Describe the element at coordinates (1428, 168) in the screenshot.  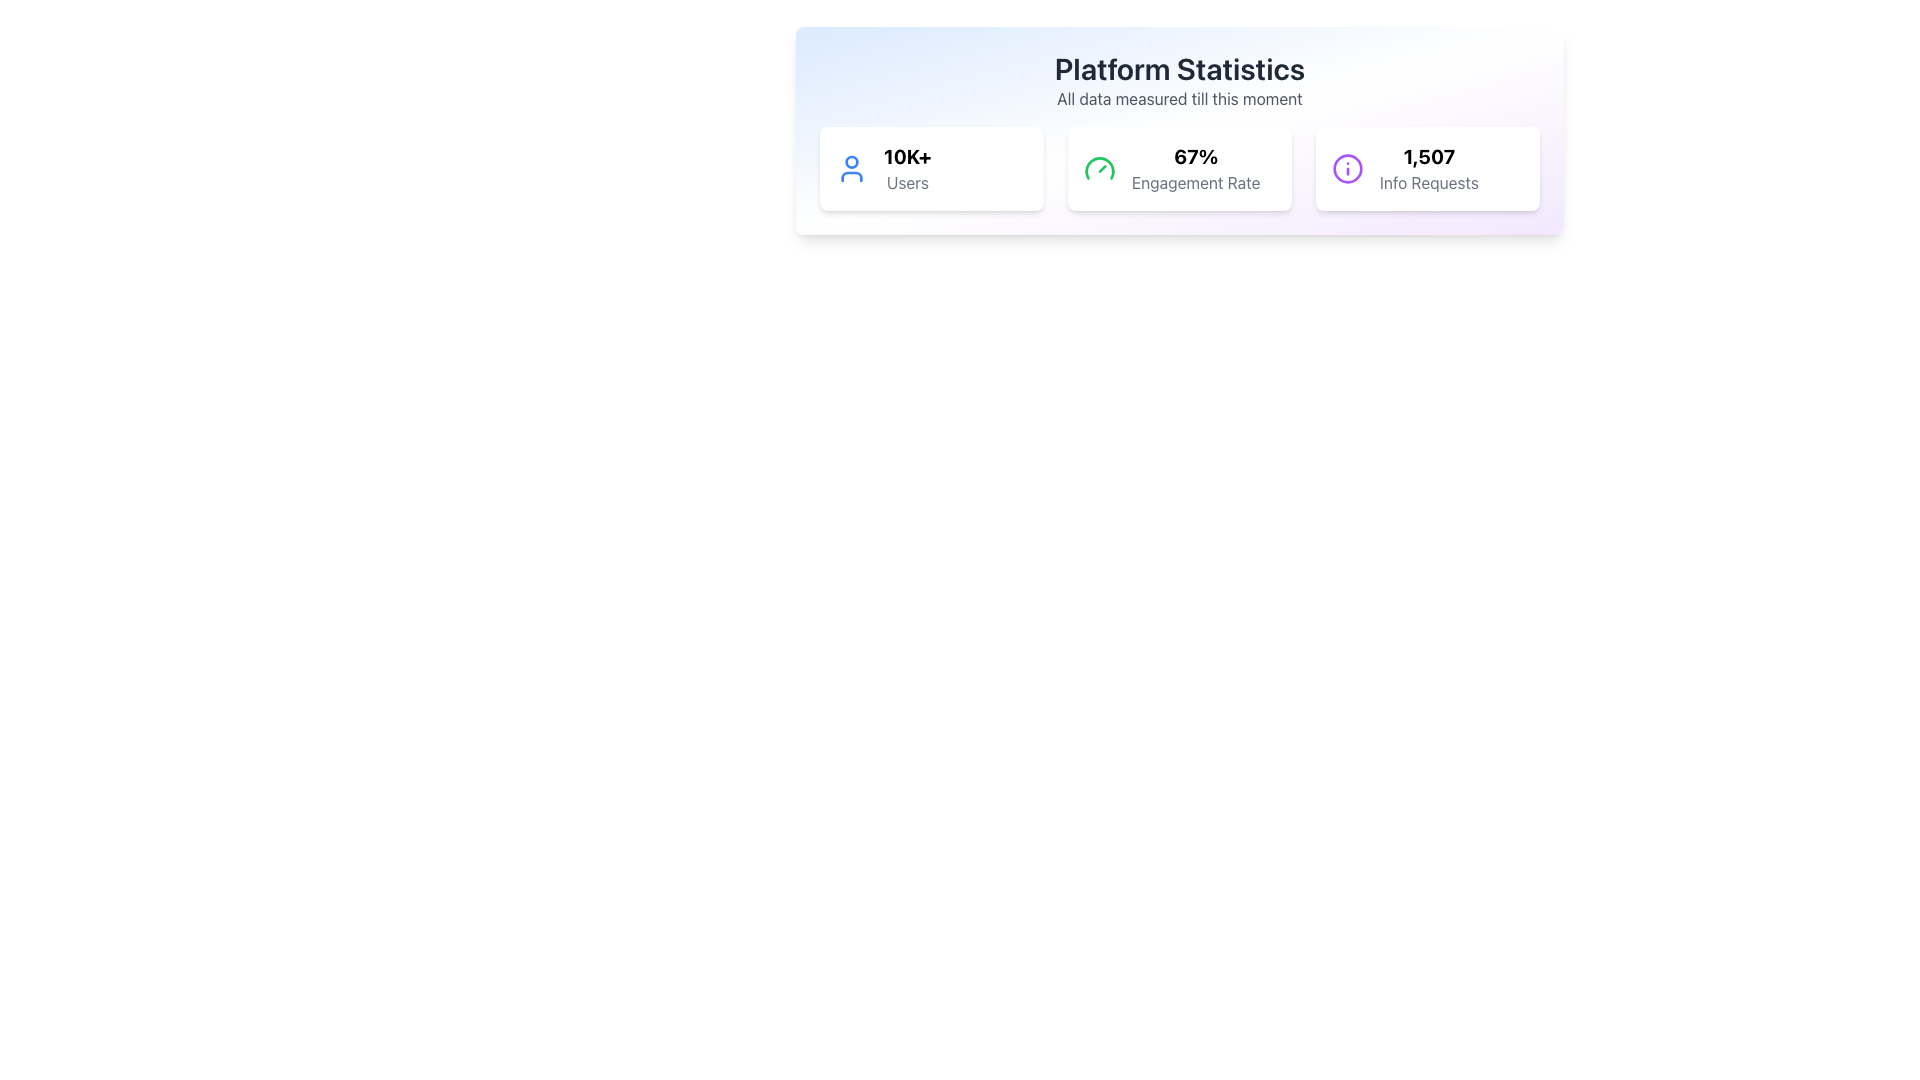
I see `information displayed in the text block that shows '1,507 Info Requests', which is located on the rightmost side of the third card under the 'Platform Statistics' section` at that location.